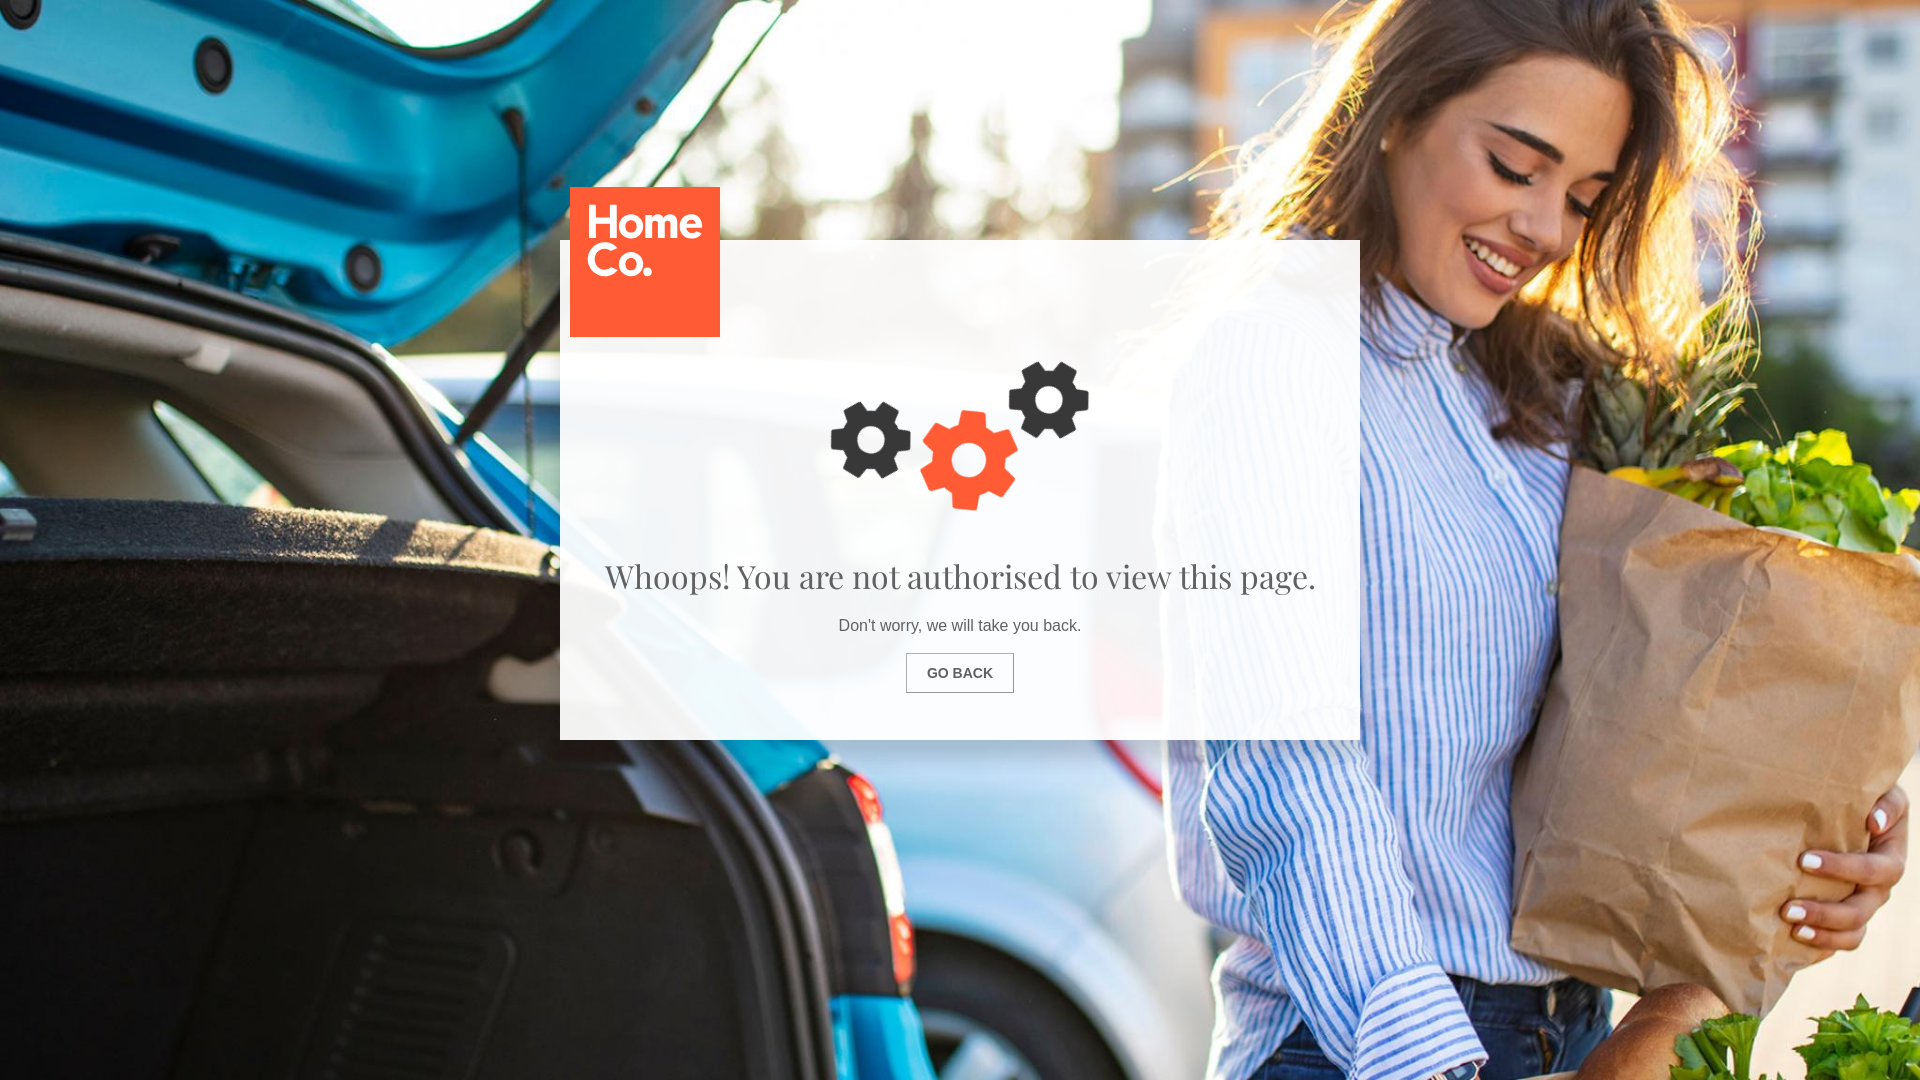  What do you see at coordinates (960, 672) in the screenshot?
I see `'GO BACK'` at bounding box center [960, 672].